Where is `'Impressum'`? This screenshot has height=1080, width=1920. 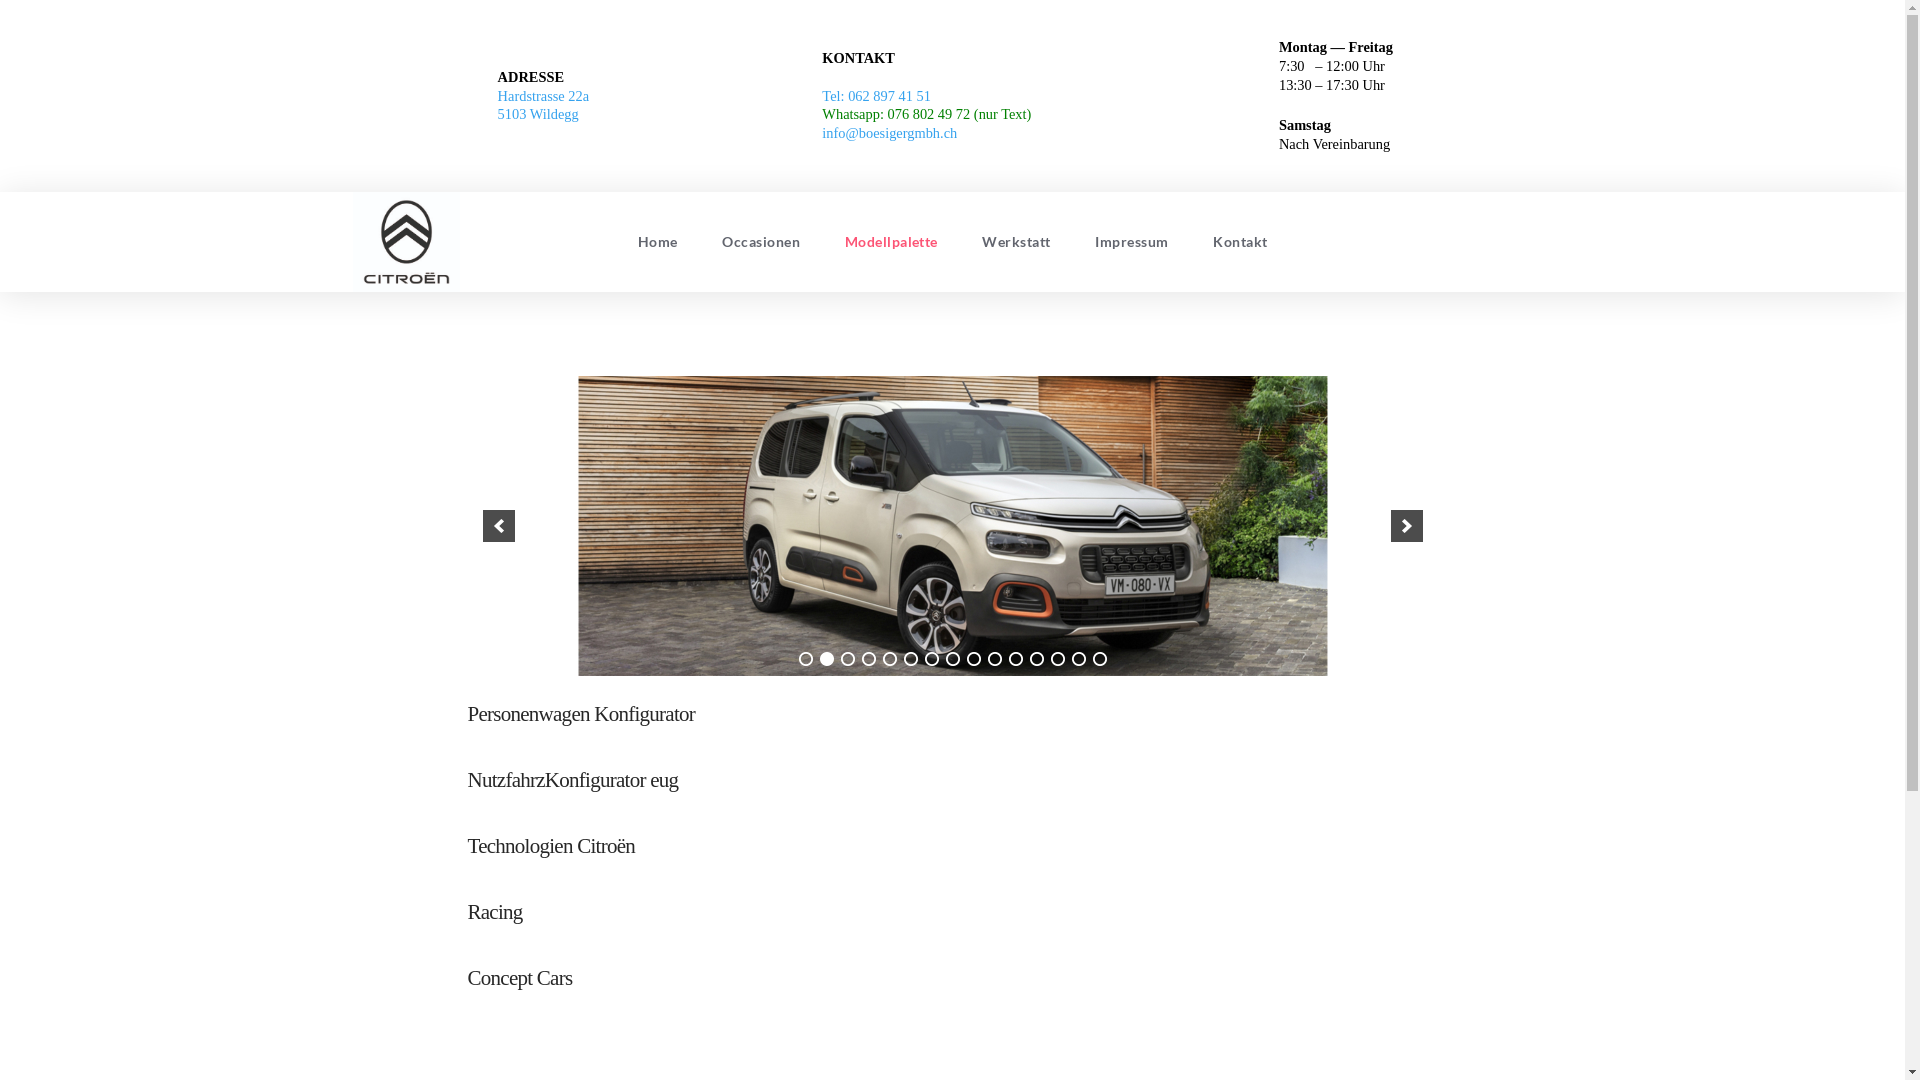
'Impressum' is located at coordinates (1132, 241).